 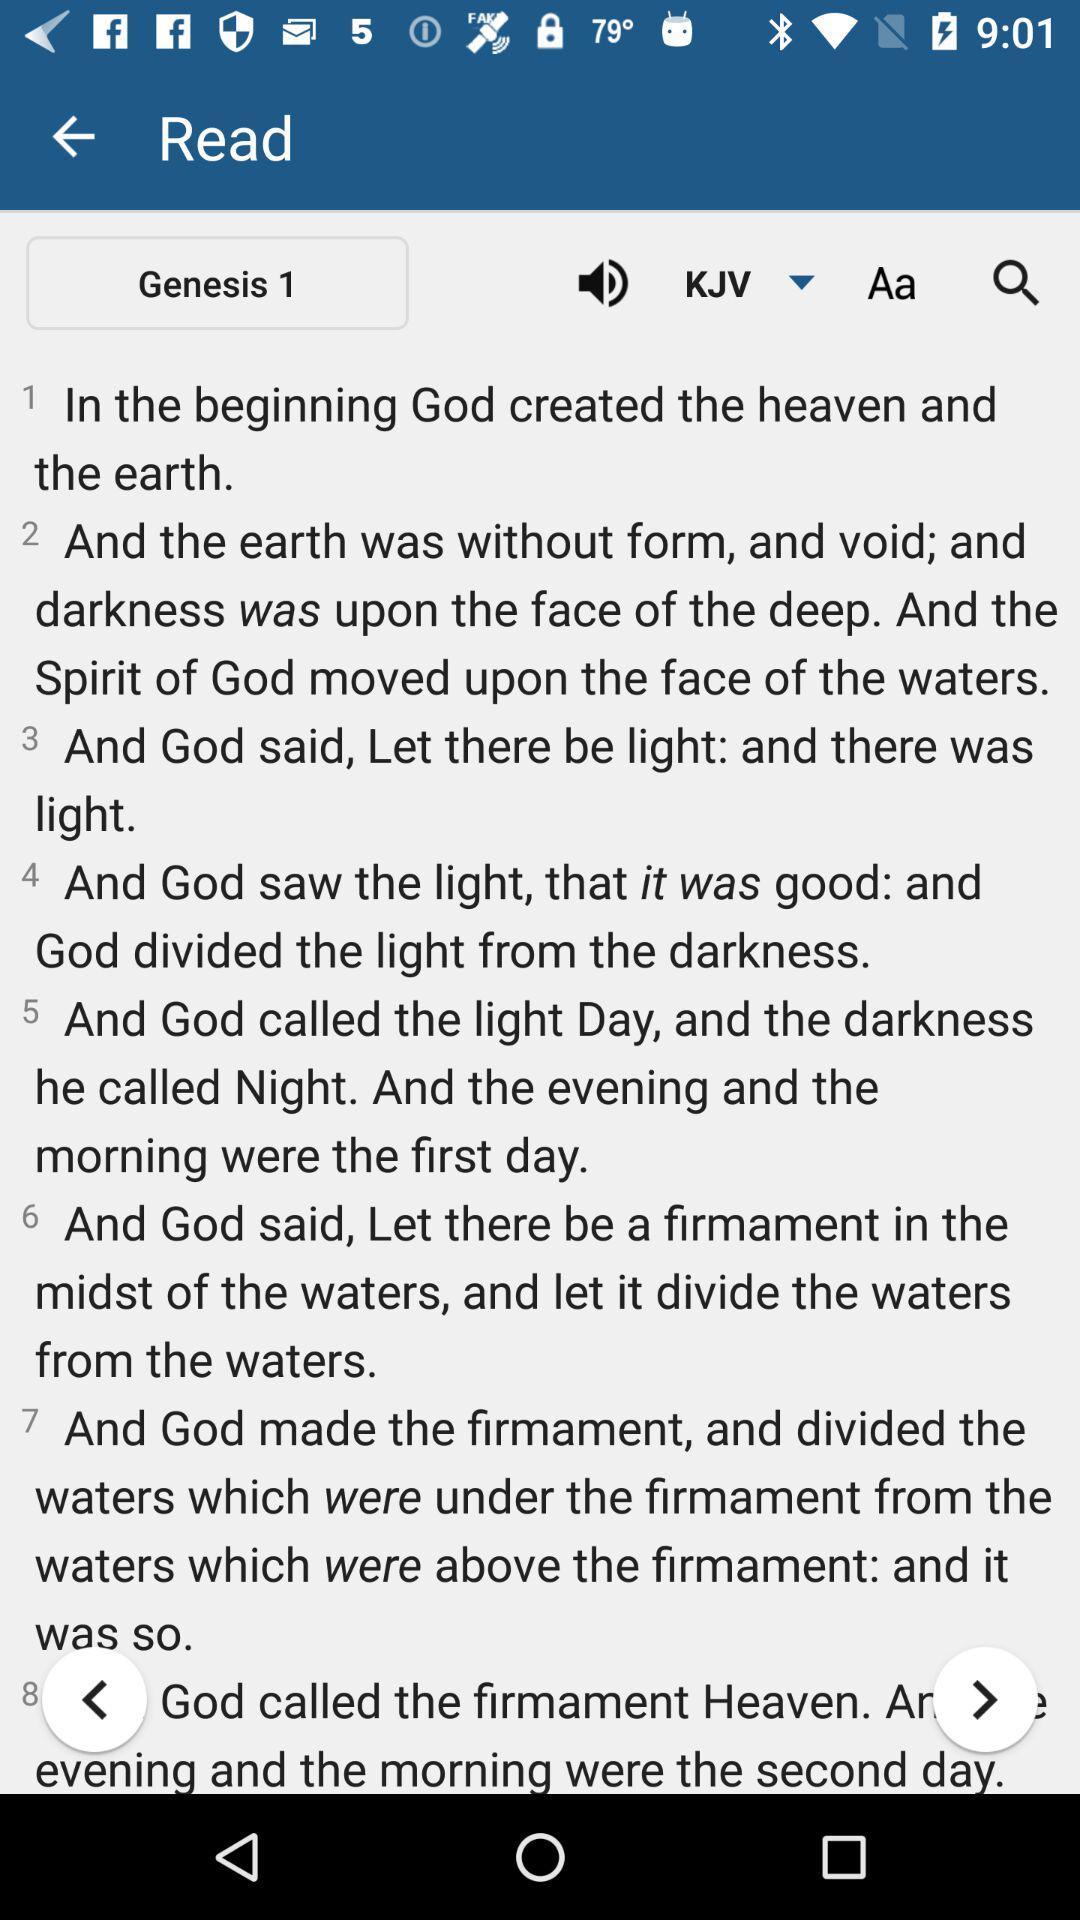 I want to click on the arrow_forward icon, so click(x=984, y=1698).